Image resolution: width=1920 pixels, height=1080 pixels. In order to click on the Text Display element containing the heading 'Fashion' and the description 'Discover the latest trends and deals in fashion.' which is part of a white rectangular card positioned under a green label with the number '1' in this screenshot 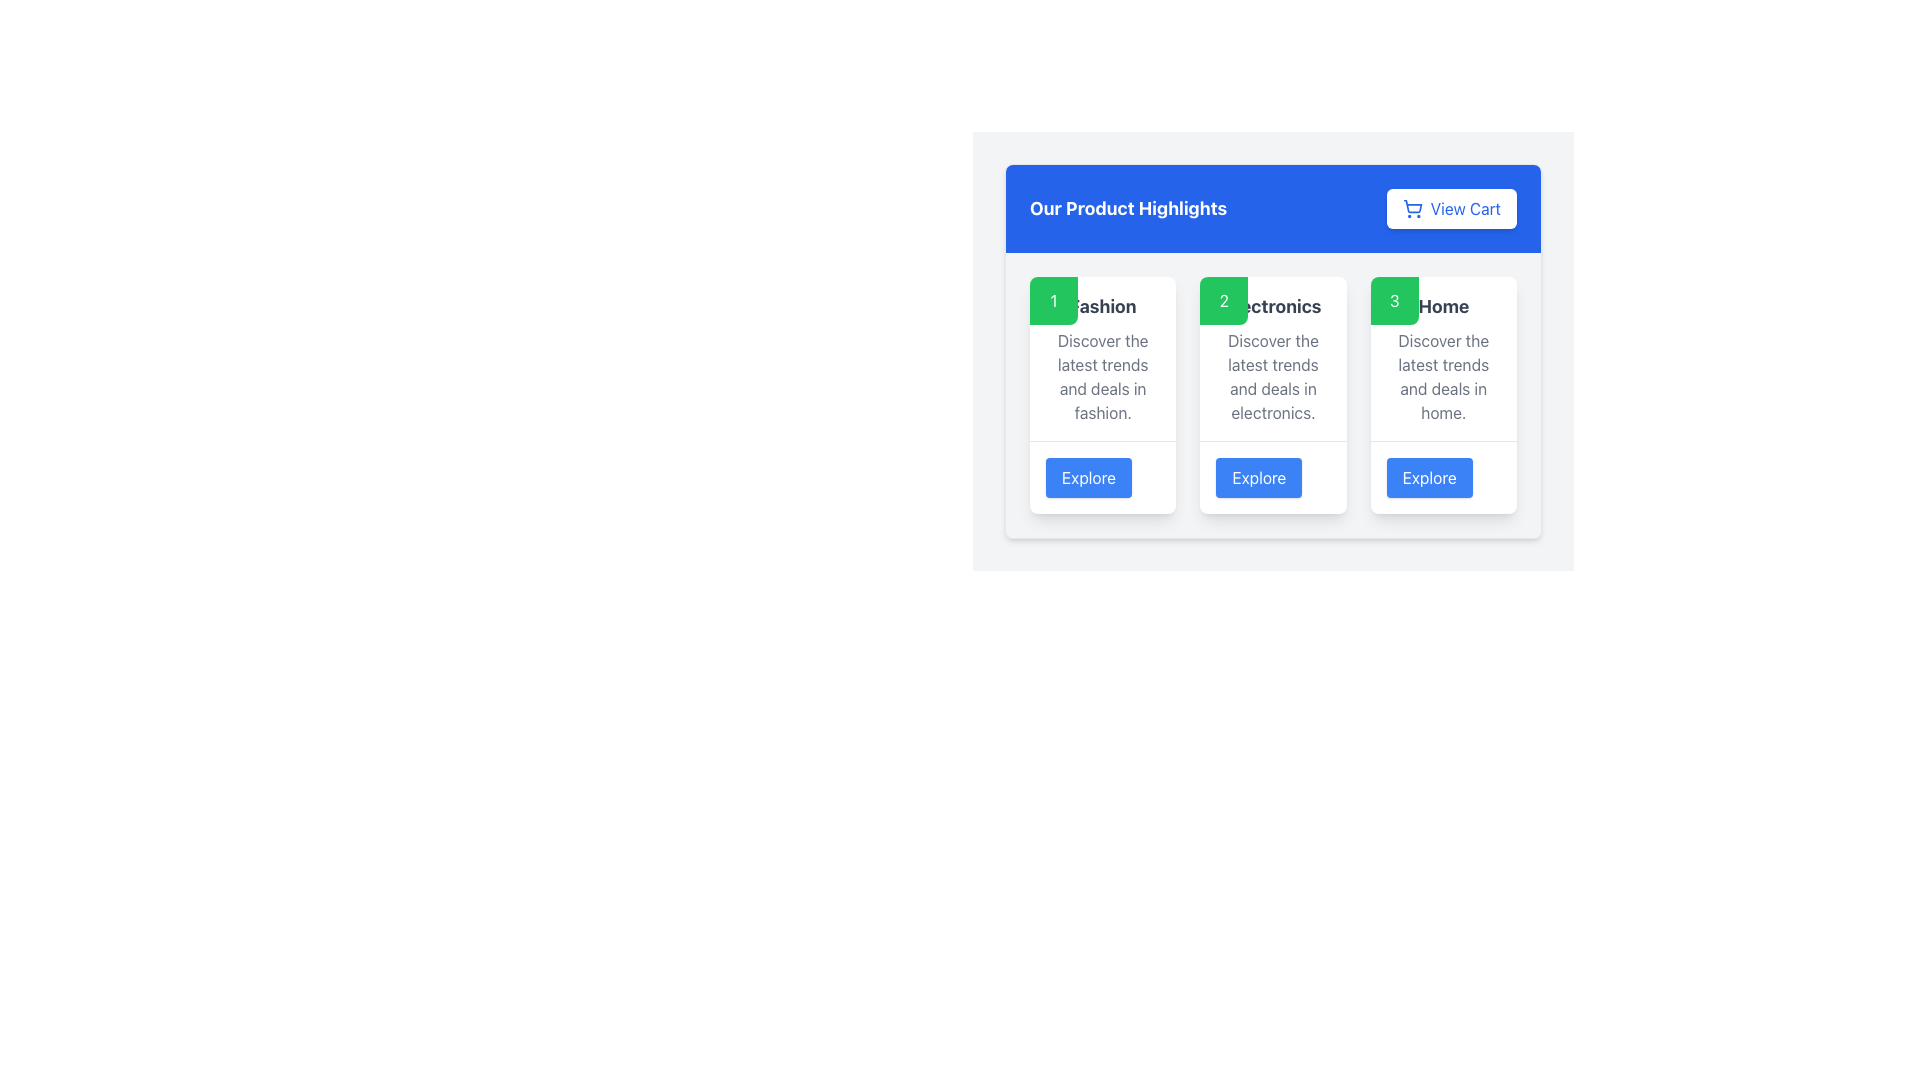, I will do `click(1102, 357)`.